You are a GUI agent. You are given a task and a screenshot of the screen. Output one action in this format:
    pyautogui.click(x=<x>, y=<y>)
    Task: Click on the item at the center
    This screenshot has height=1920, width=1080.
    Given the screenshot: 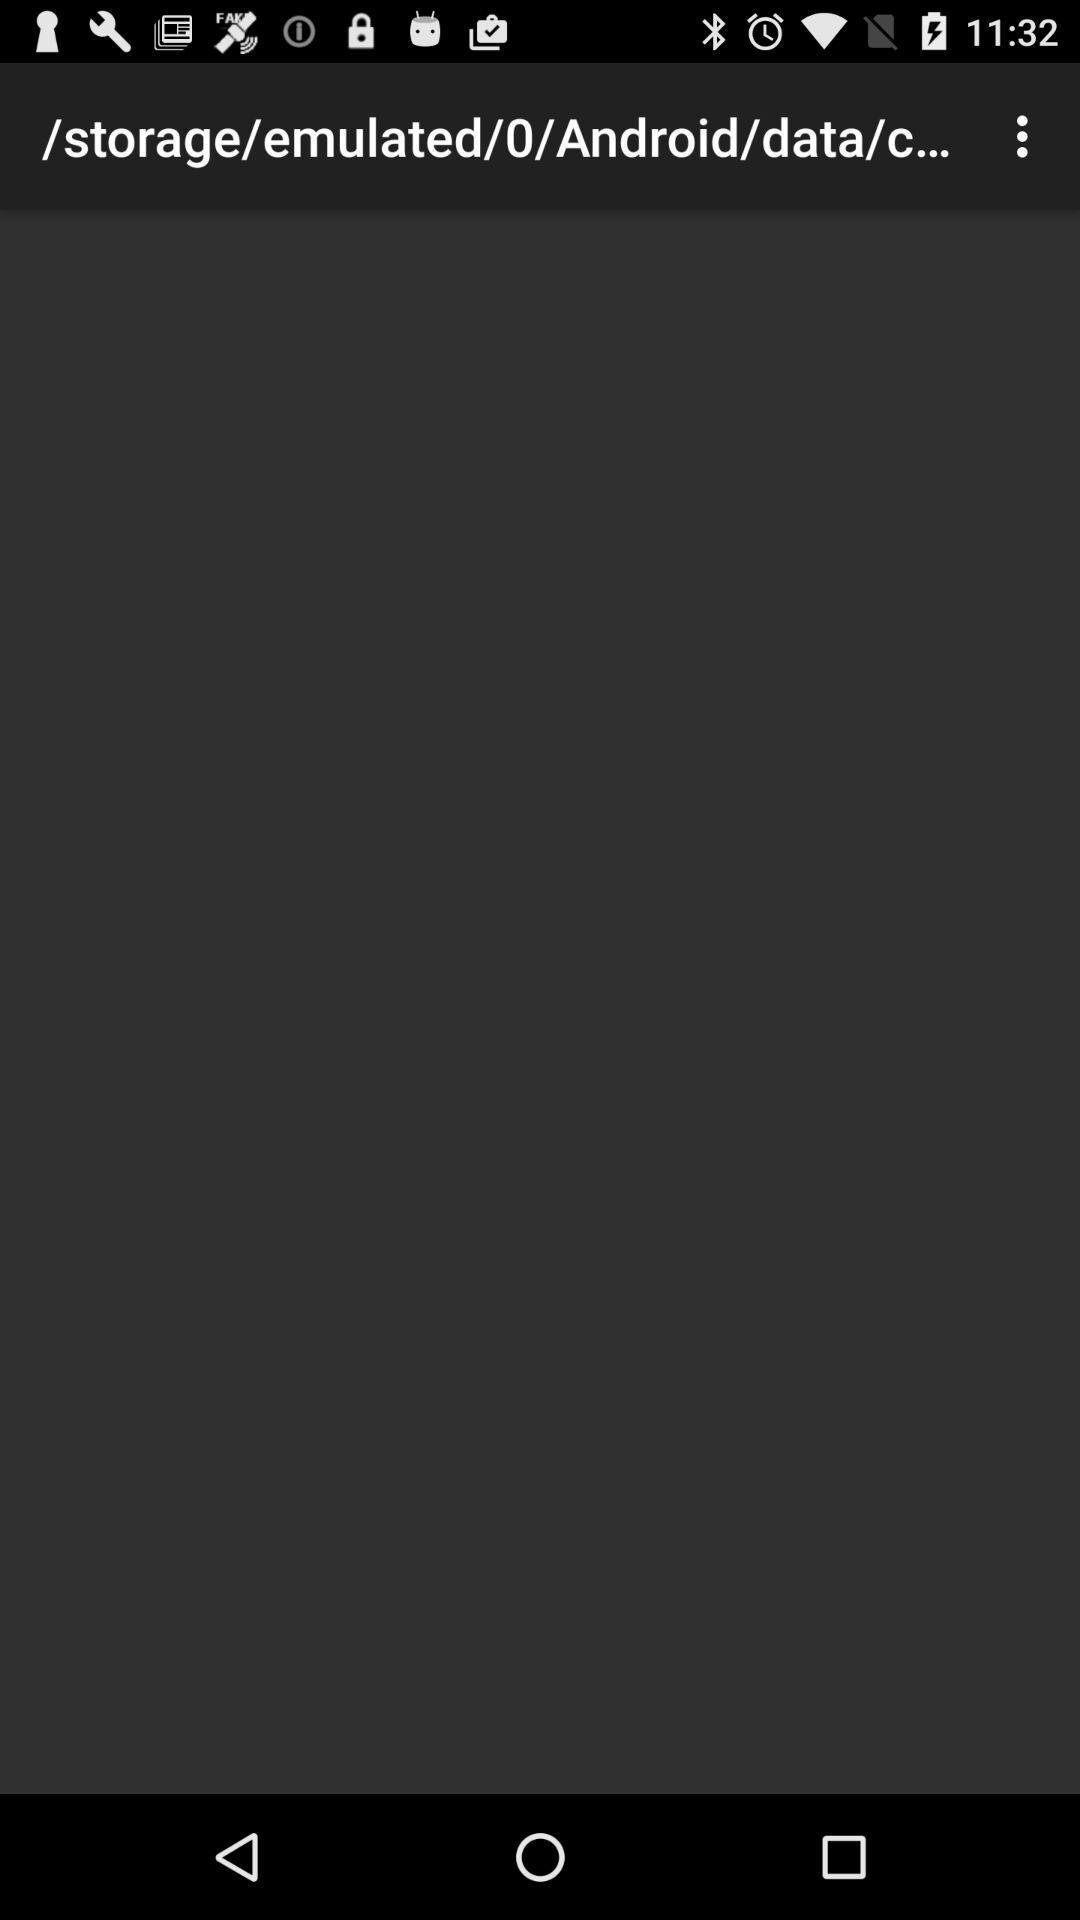 What is the action you would take?
    pyautogui.click(x=540, y=1002)
    